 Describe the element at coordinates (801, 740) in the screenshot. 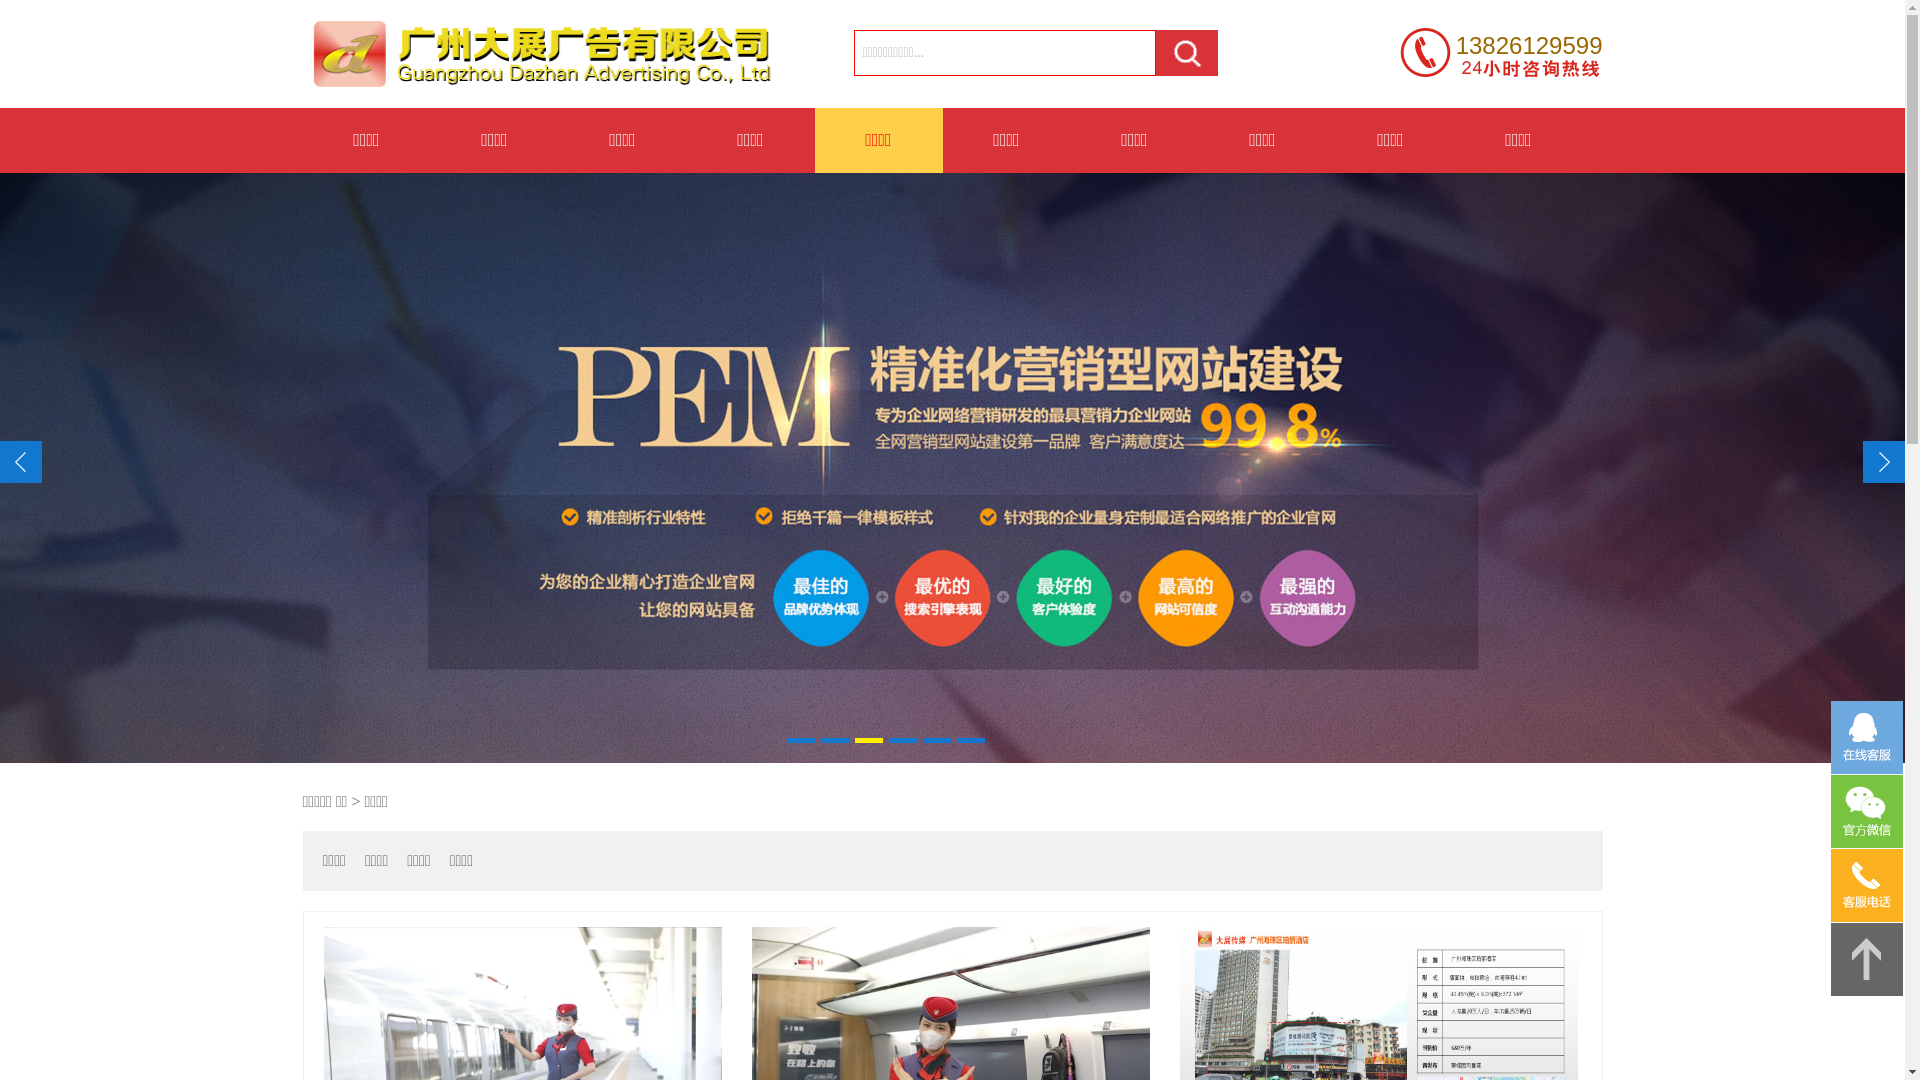

I see `'1'` at that location.